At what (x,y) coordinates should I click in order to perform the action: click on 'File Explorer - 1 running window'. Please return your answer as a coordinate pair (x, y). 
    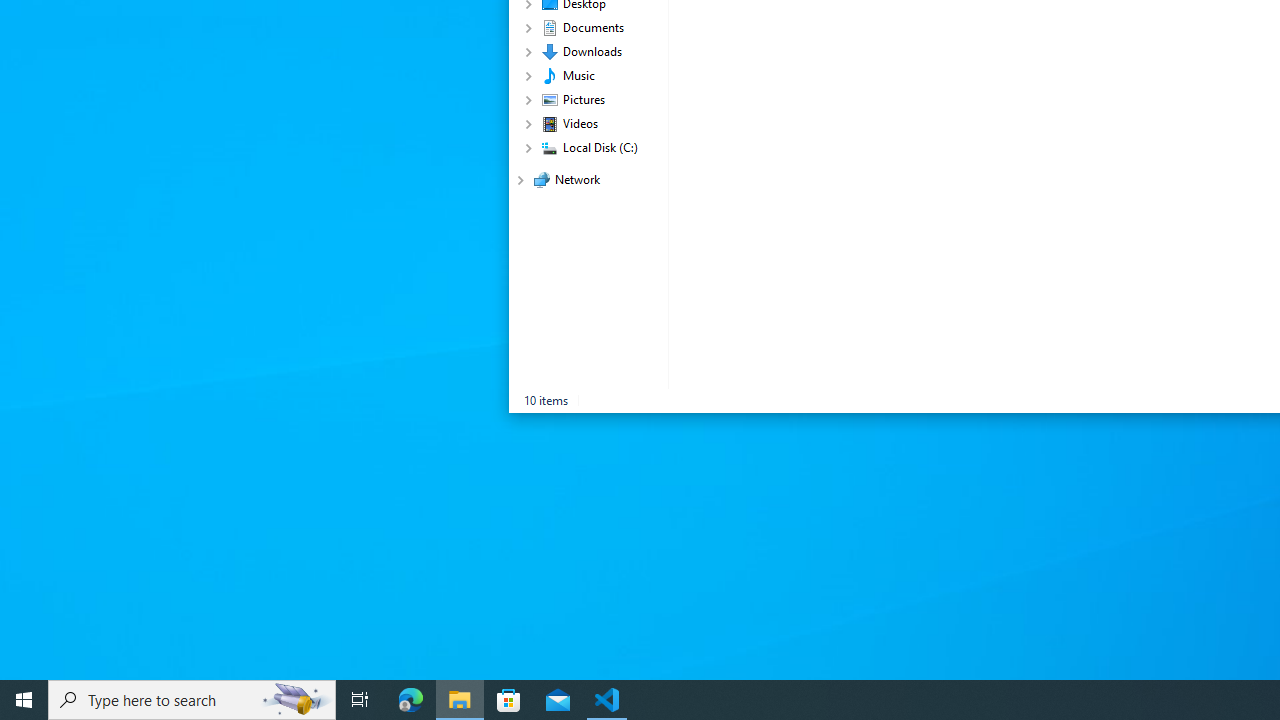
    Looking at the image, I should click on (459, 698).